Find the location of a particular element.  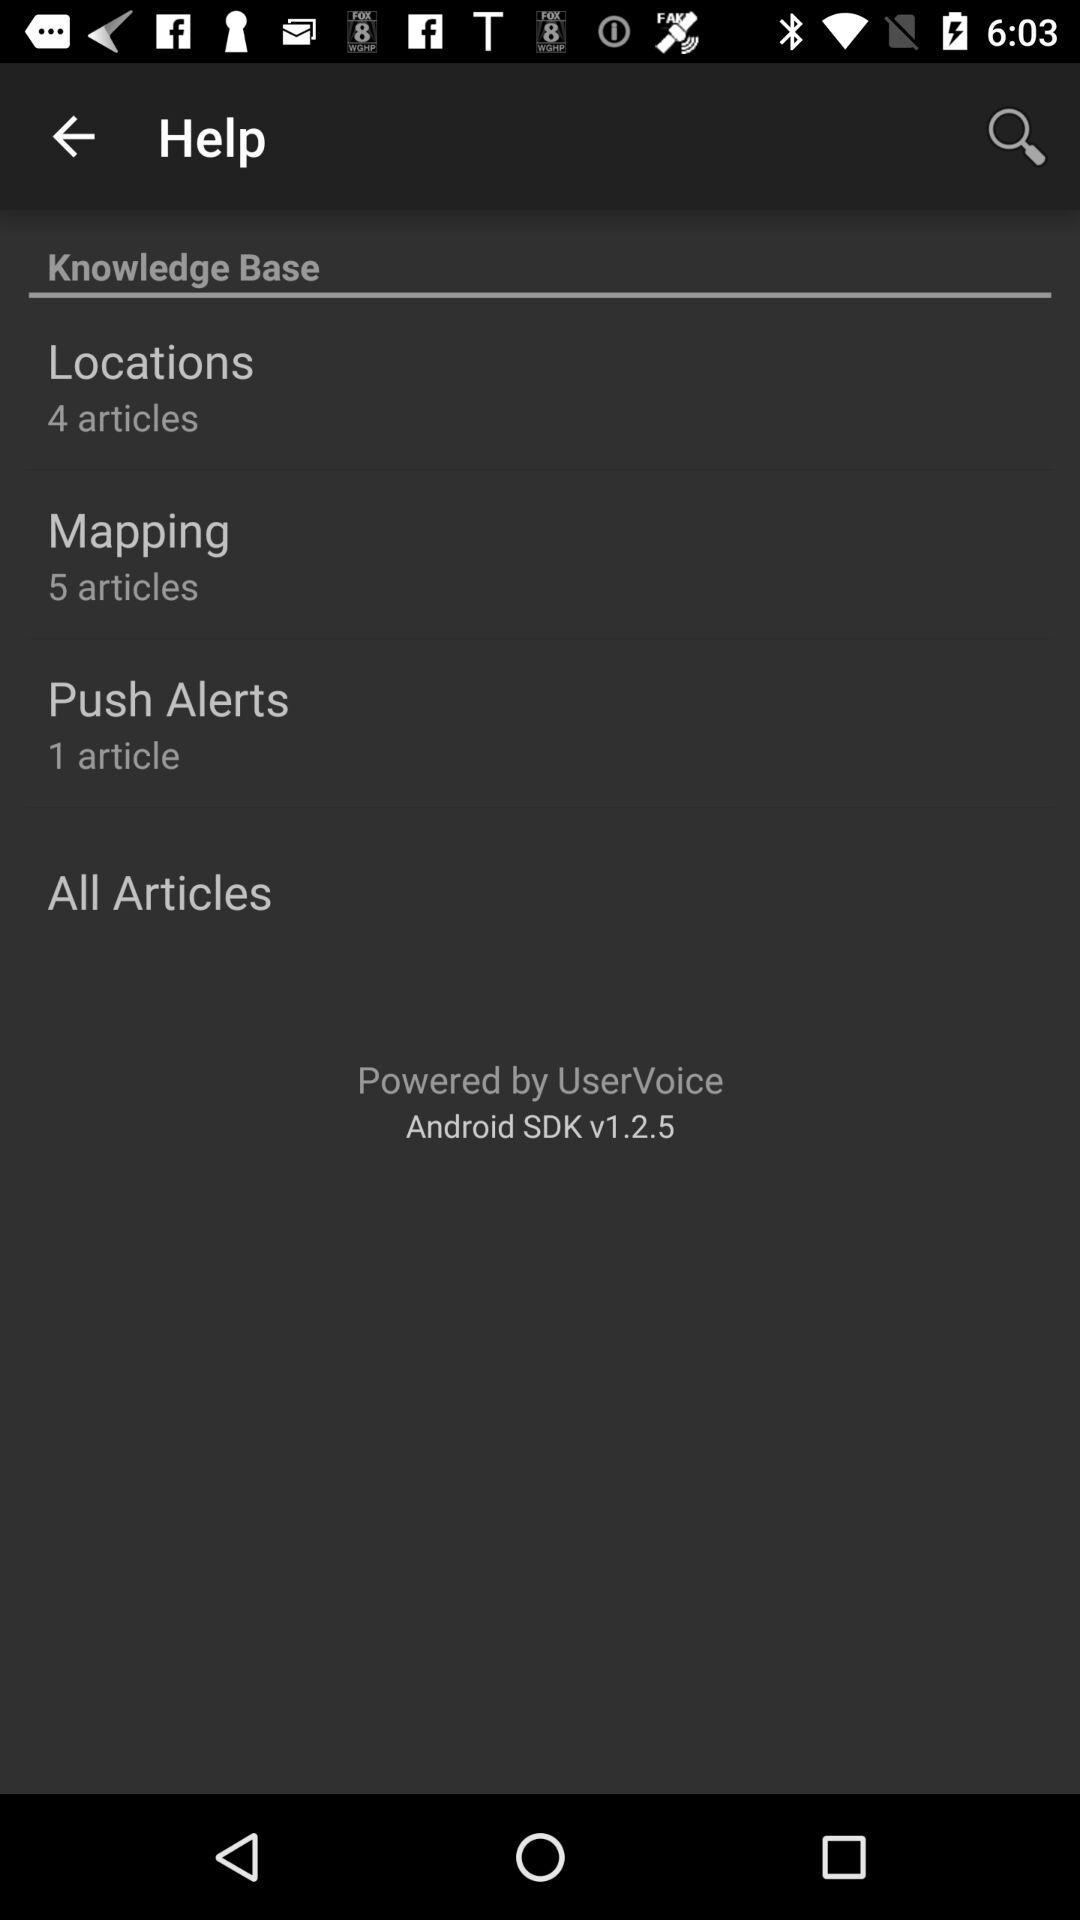

the app next to help app is located at coordinates (72, 135).